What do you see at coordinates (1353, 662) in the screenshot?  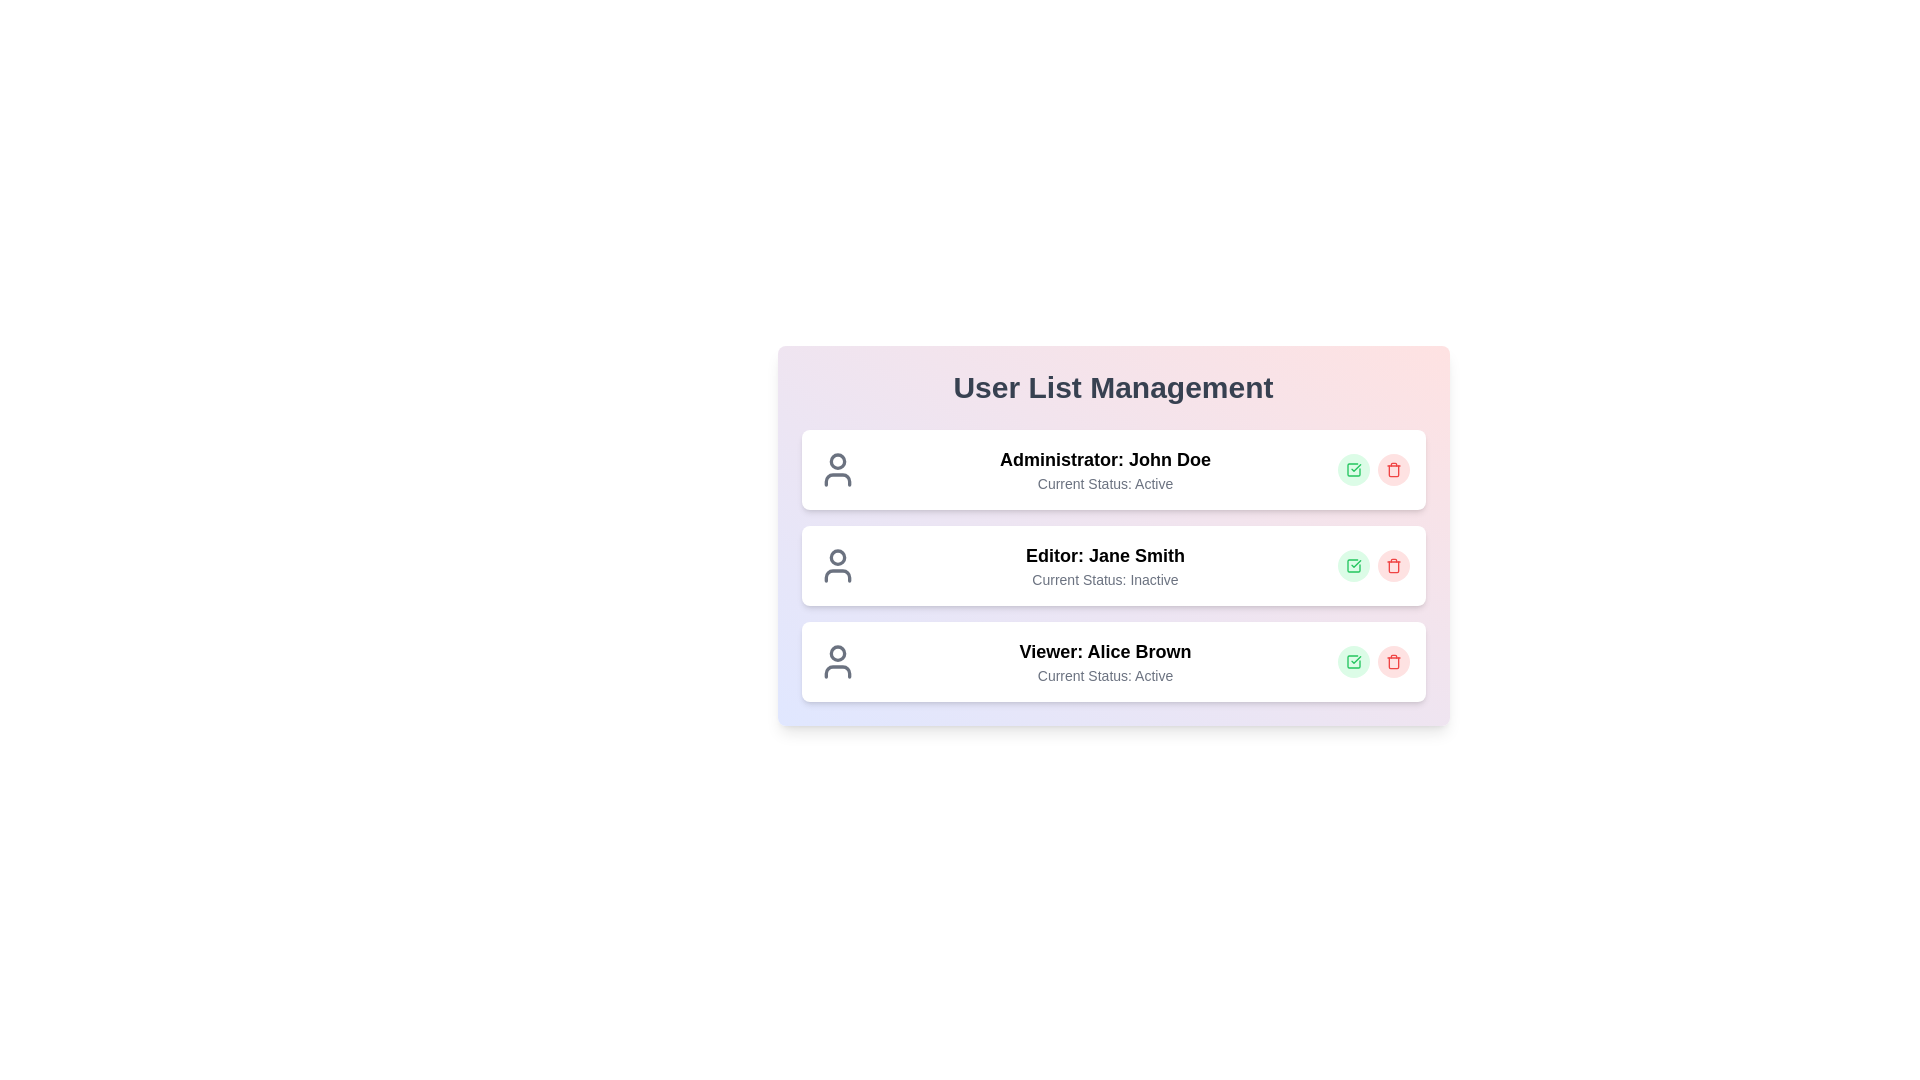 I see `the status represented by the green confirmation icon located in the topmost user panel, adjacent to 'Administrator: John Doe' and left of the red trashcan icon` at bounding box center [1353, 662].